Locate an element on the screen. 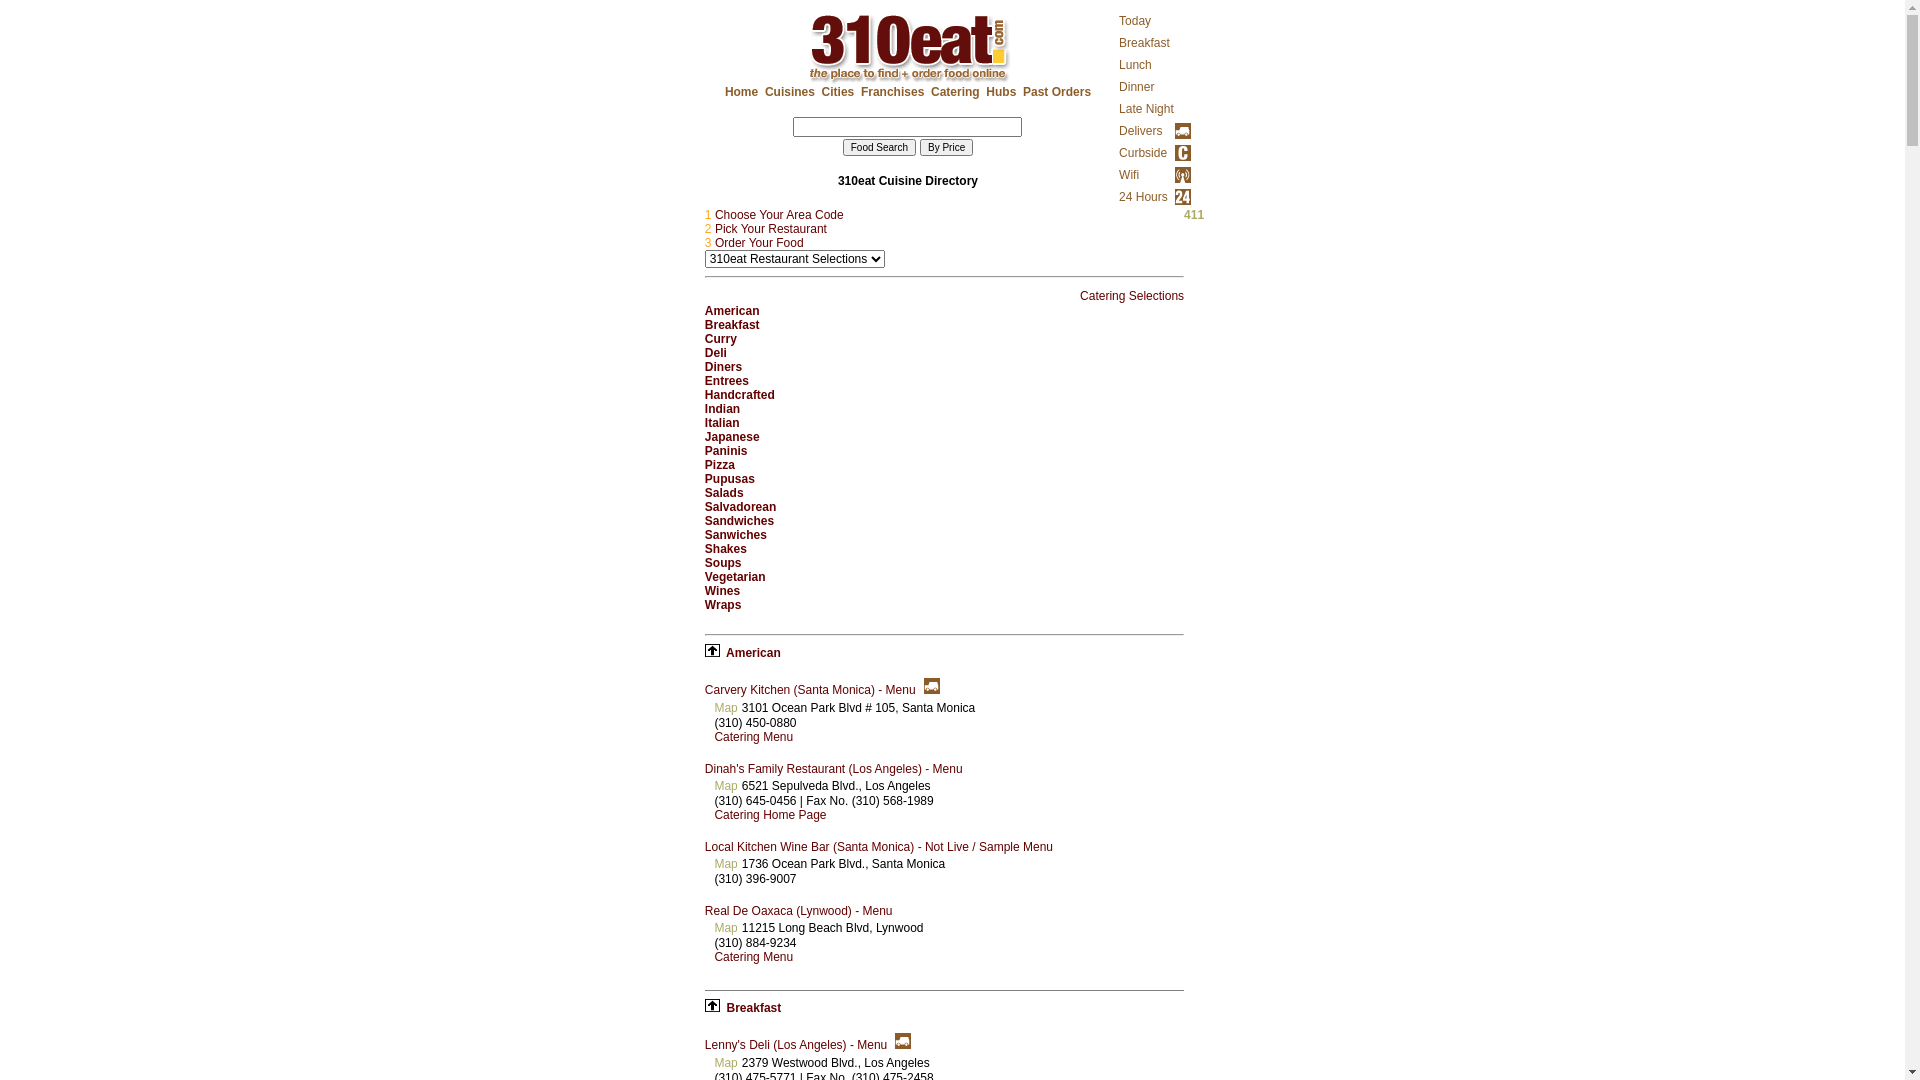 This screenshot has width=1920, height=1080. 'Salvadorean' is located at coordinates (739, 505).